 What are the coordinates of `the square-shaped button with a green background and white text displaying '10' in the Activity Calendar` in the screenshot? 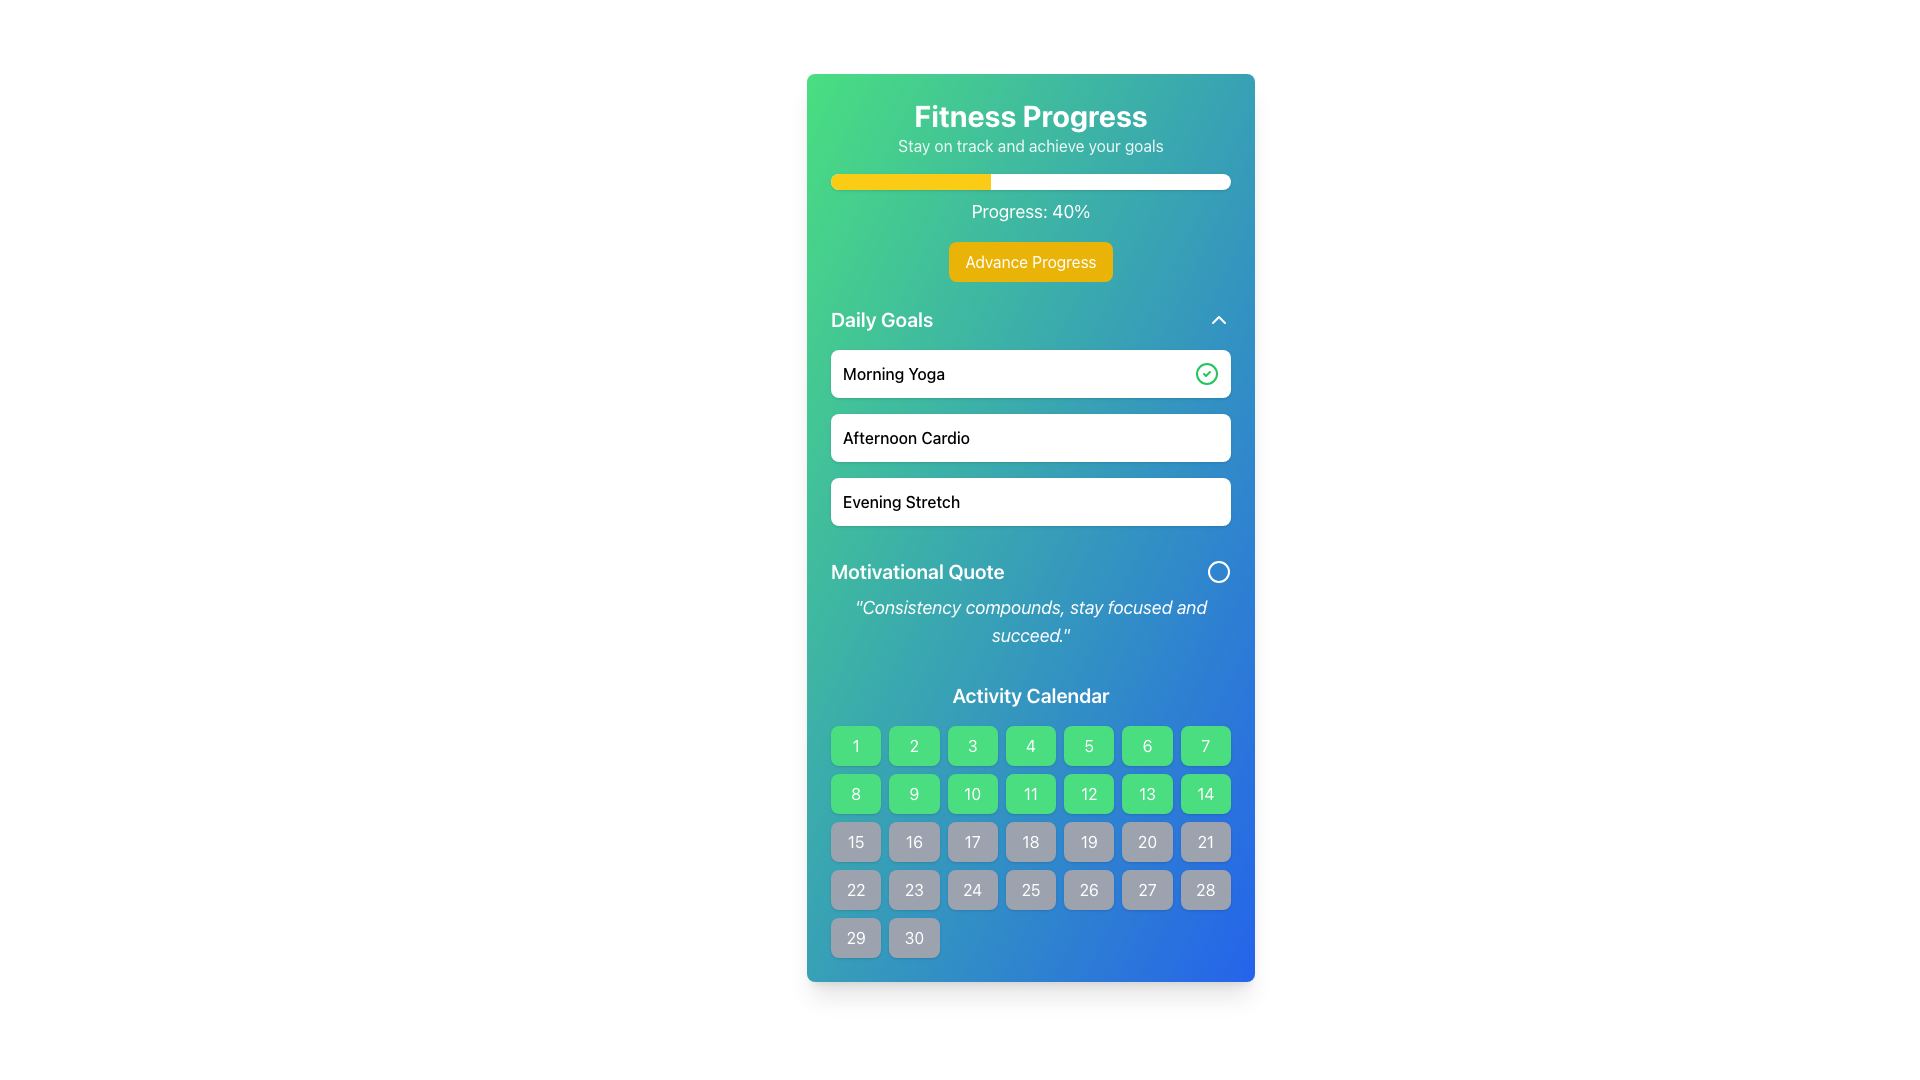 It's located at (972, 793).